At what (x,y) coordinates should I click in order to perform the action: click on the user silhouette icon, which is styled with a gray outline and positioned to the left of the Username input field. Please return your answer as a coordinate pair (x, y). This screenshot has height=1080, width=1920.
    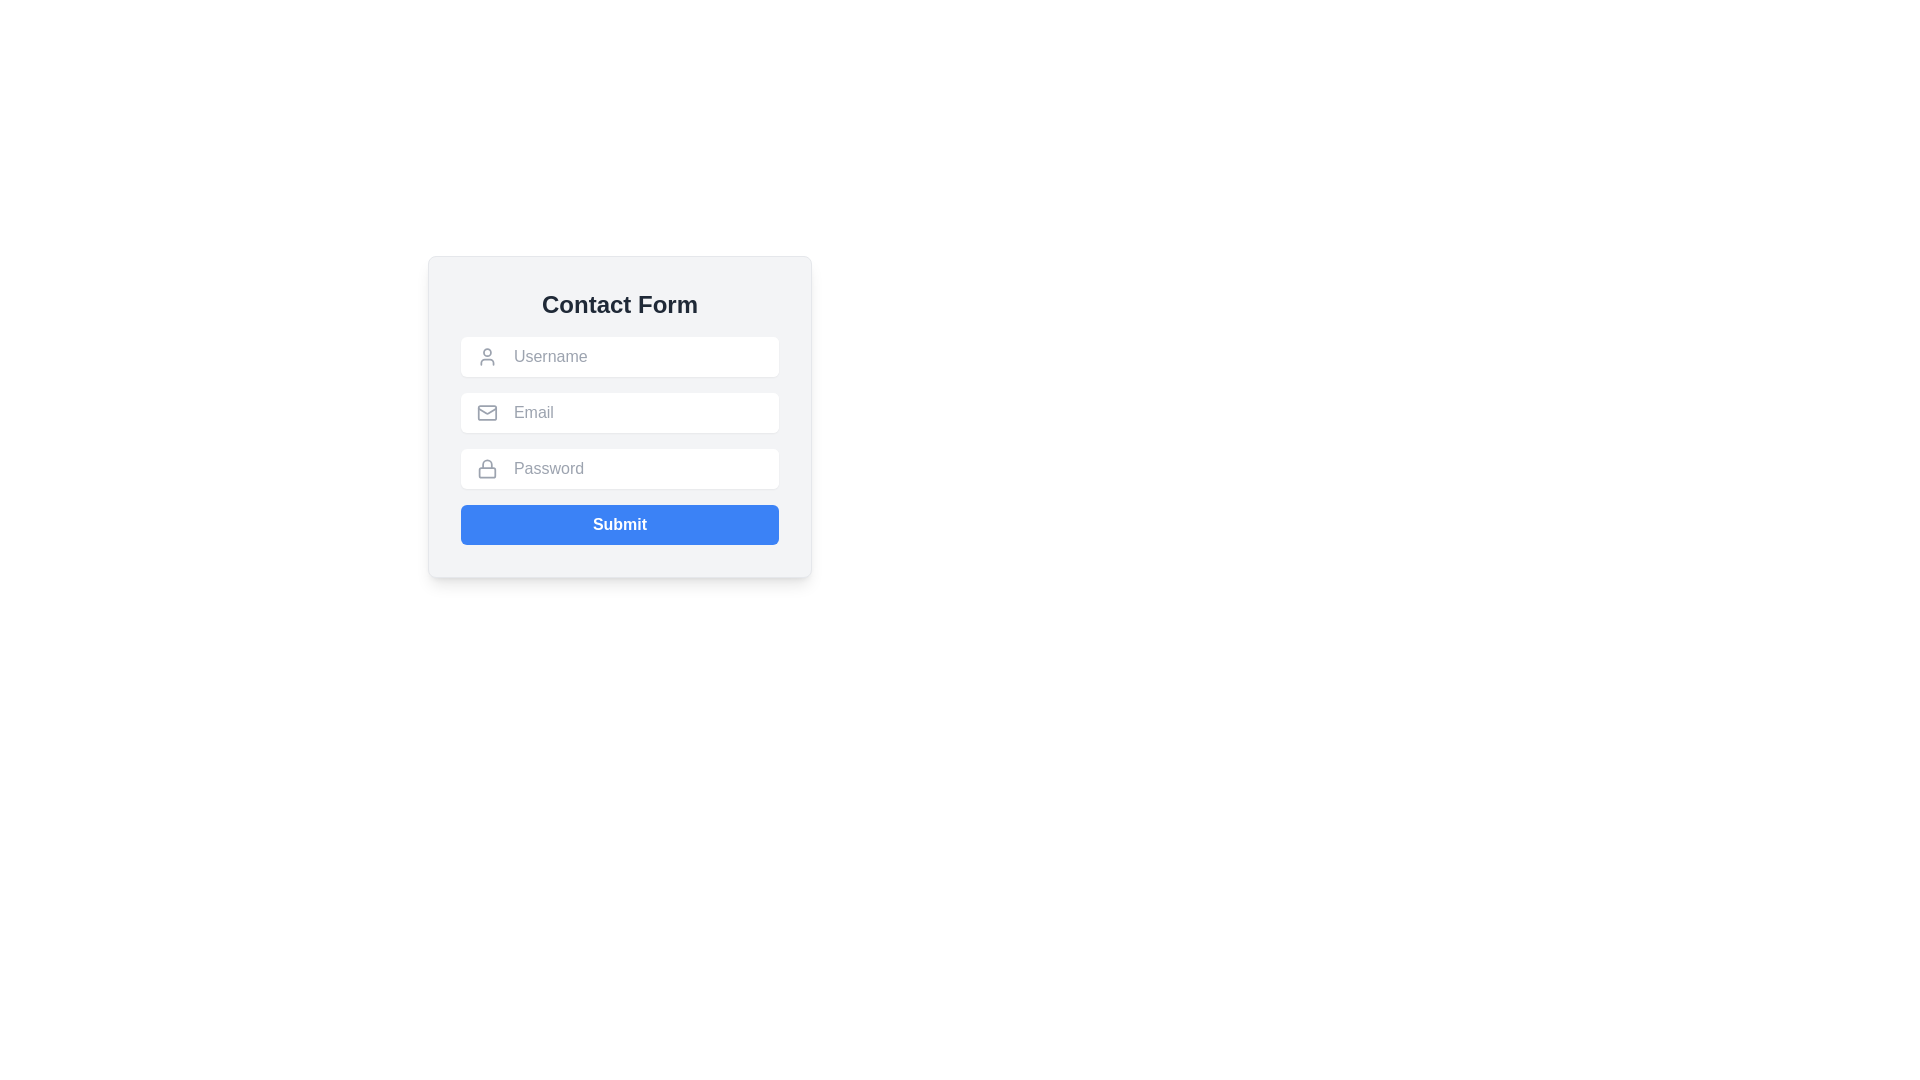
    Looking at the image, I should click on (487, 356).